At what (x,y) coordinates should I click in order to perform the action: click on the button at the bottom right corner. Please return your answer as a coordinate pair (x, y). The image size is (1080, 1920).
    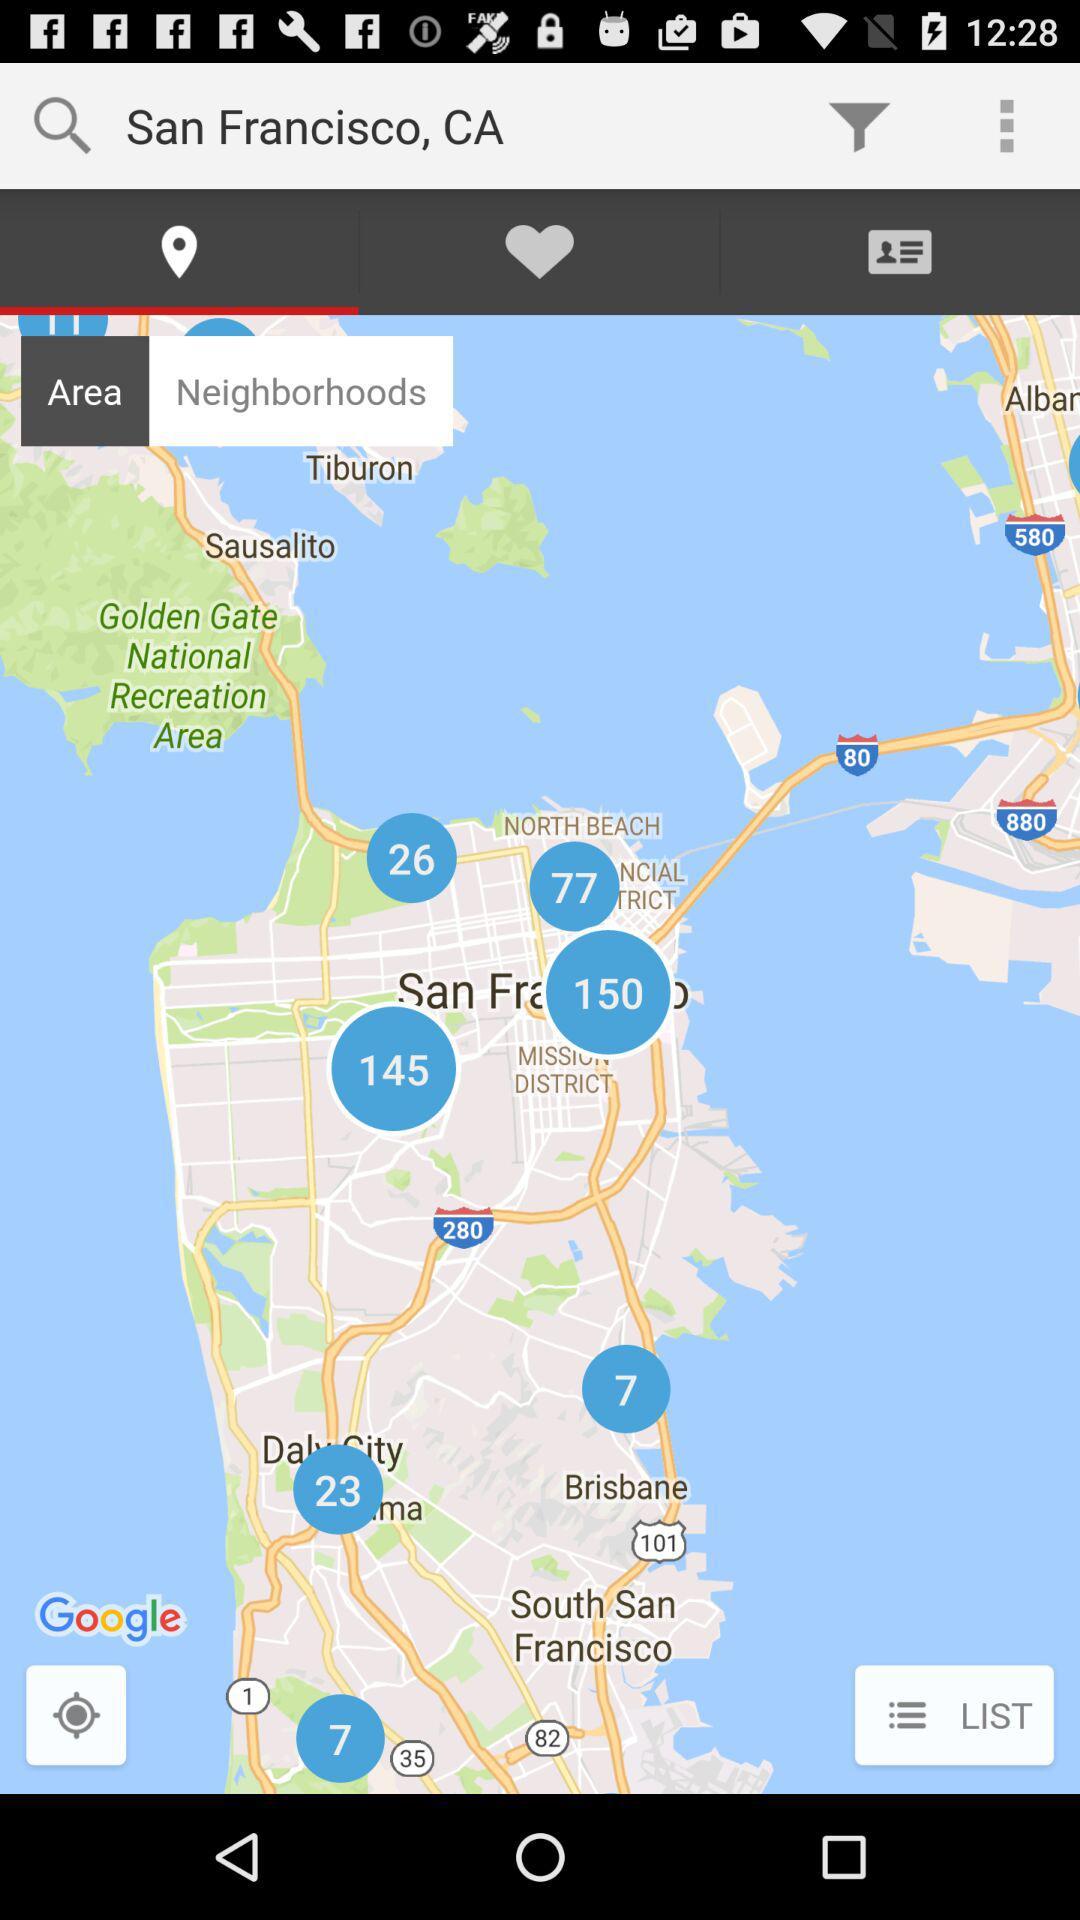
    Looking at the image, I should click on (953, 1716).